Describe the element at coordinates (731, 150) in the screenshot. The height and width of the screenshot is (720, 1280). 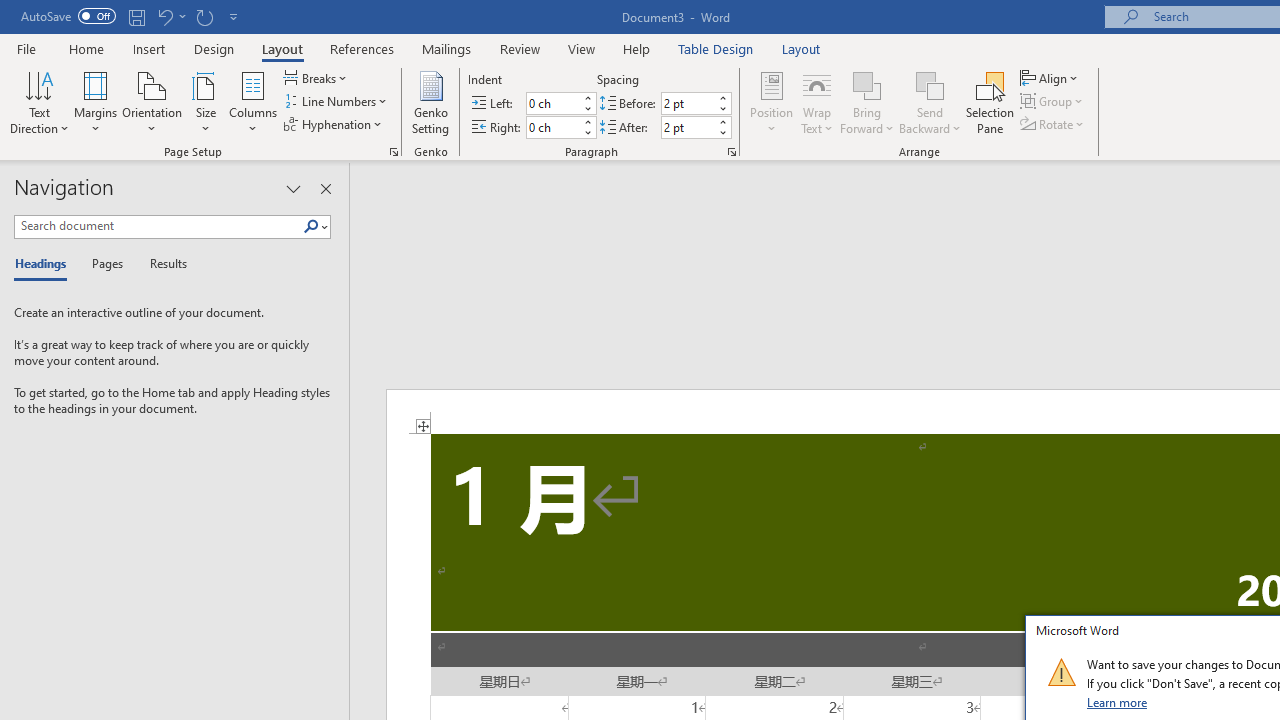
I see `'Paragraph...'` at that location.